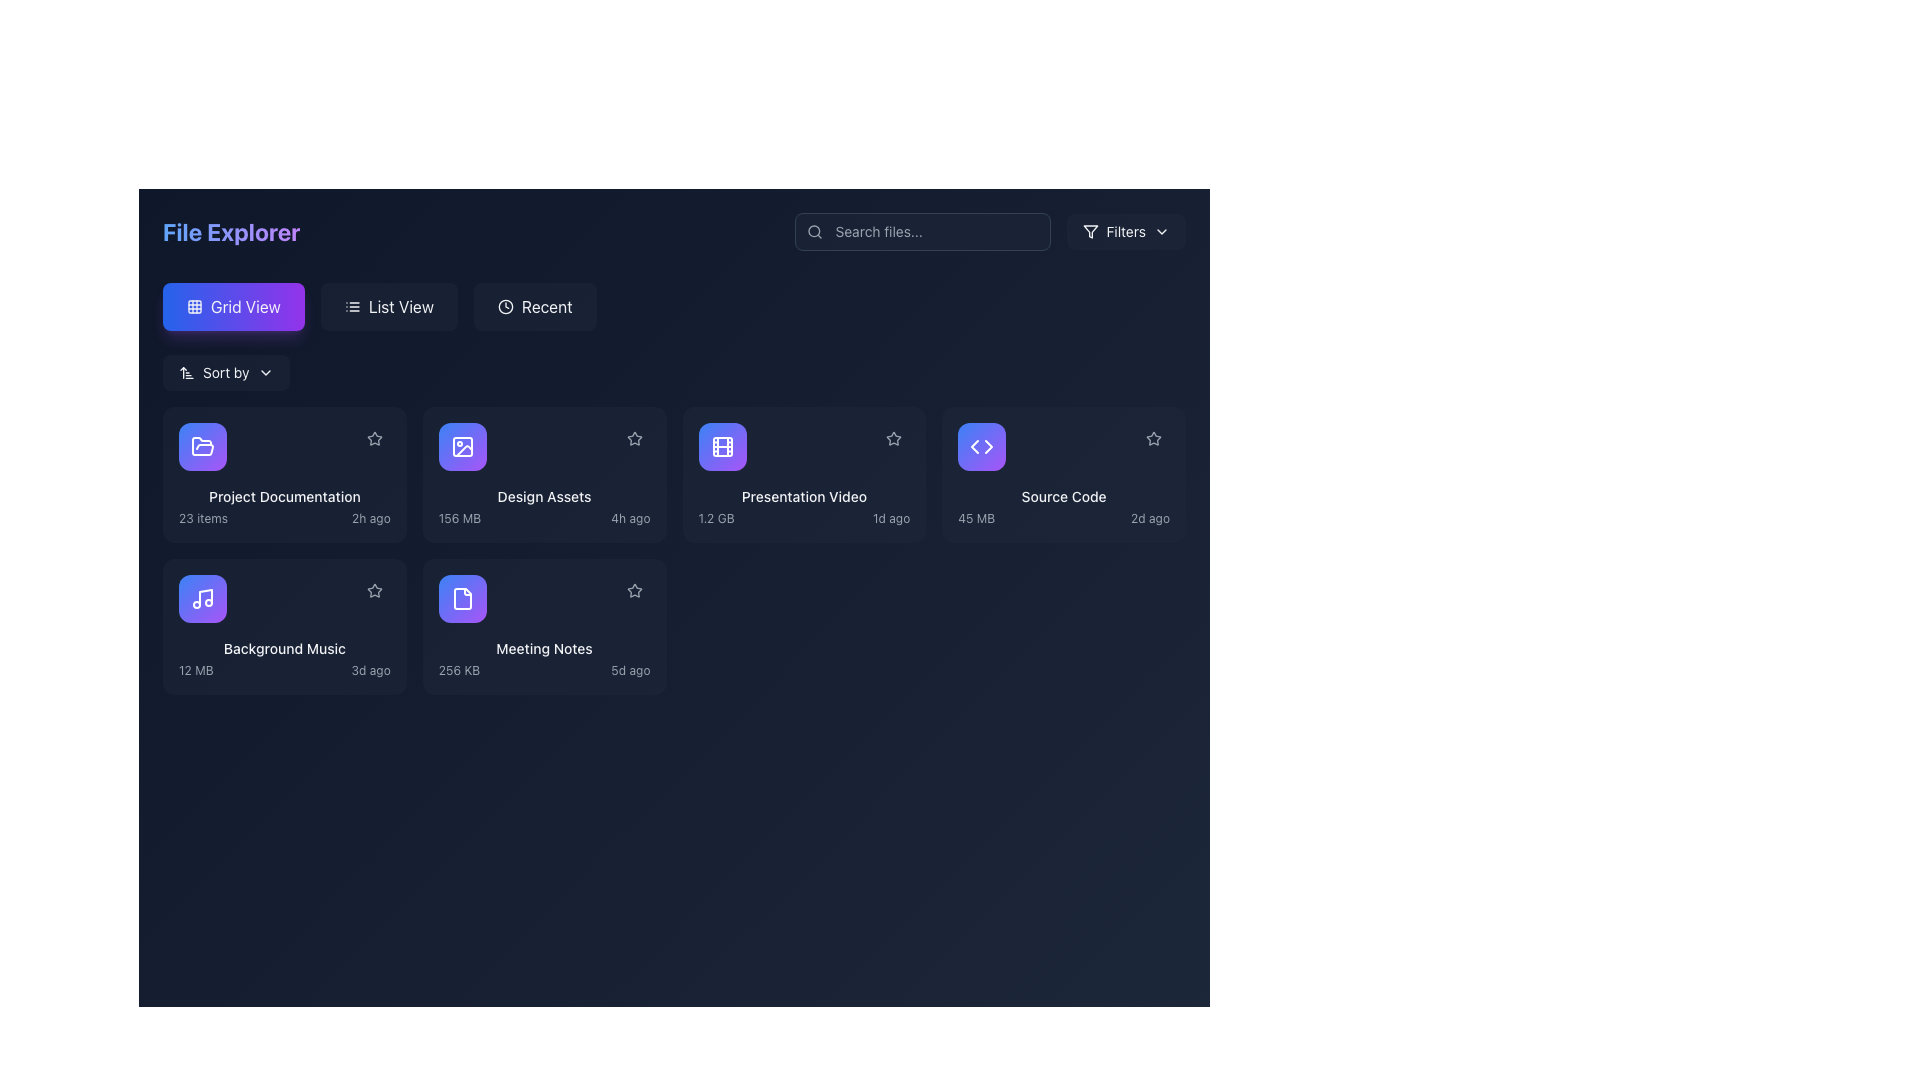 Image resolution: width=1920 pixels, height=1080 pixels. I want to click on the Text label that displays the relative time elapsed since the 'Source Code' item was last modified, located to the right of the '45 MB' element in the bottom right corner of the item card for 'Source Code', so click(1150, 518).